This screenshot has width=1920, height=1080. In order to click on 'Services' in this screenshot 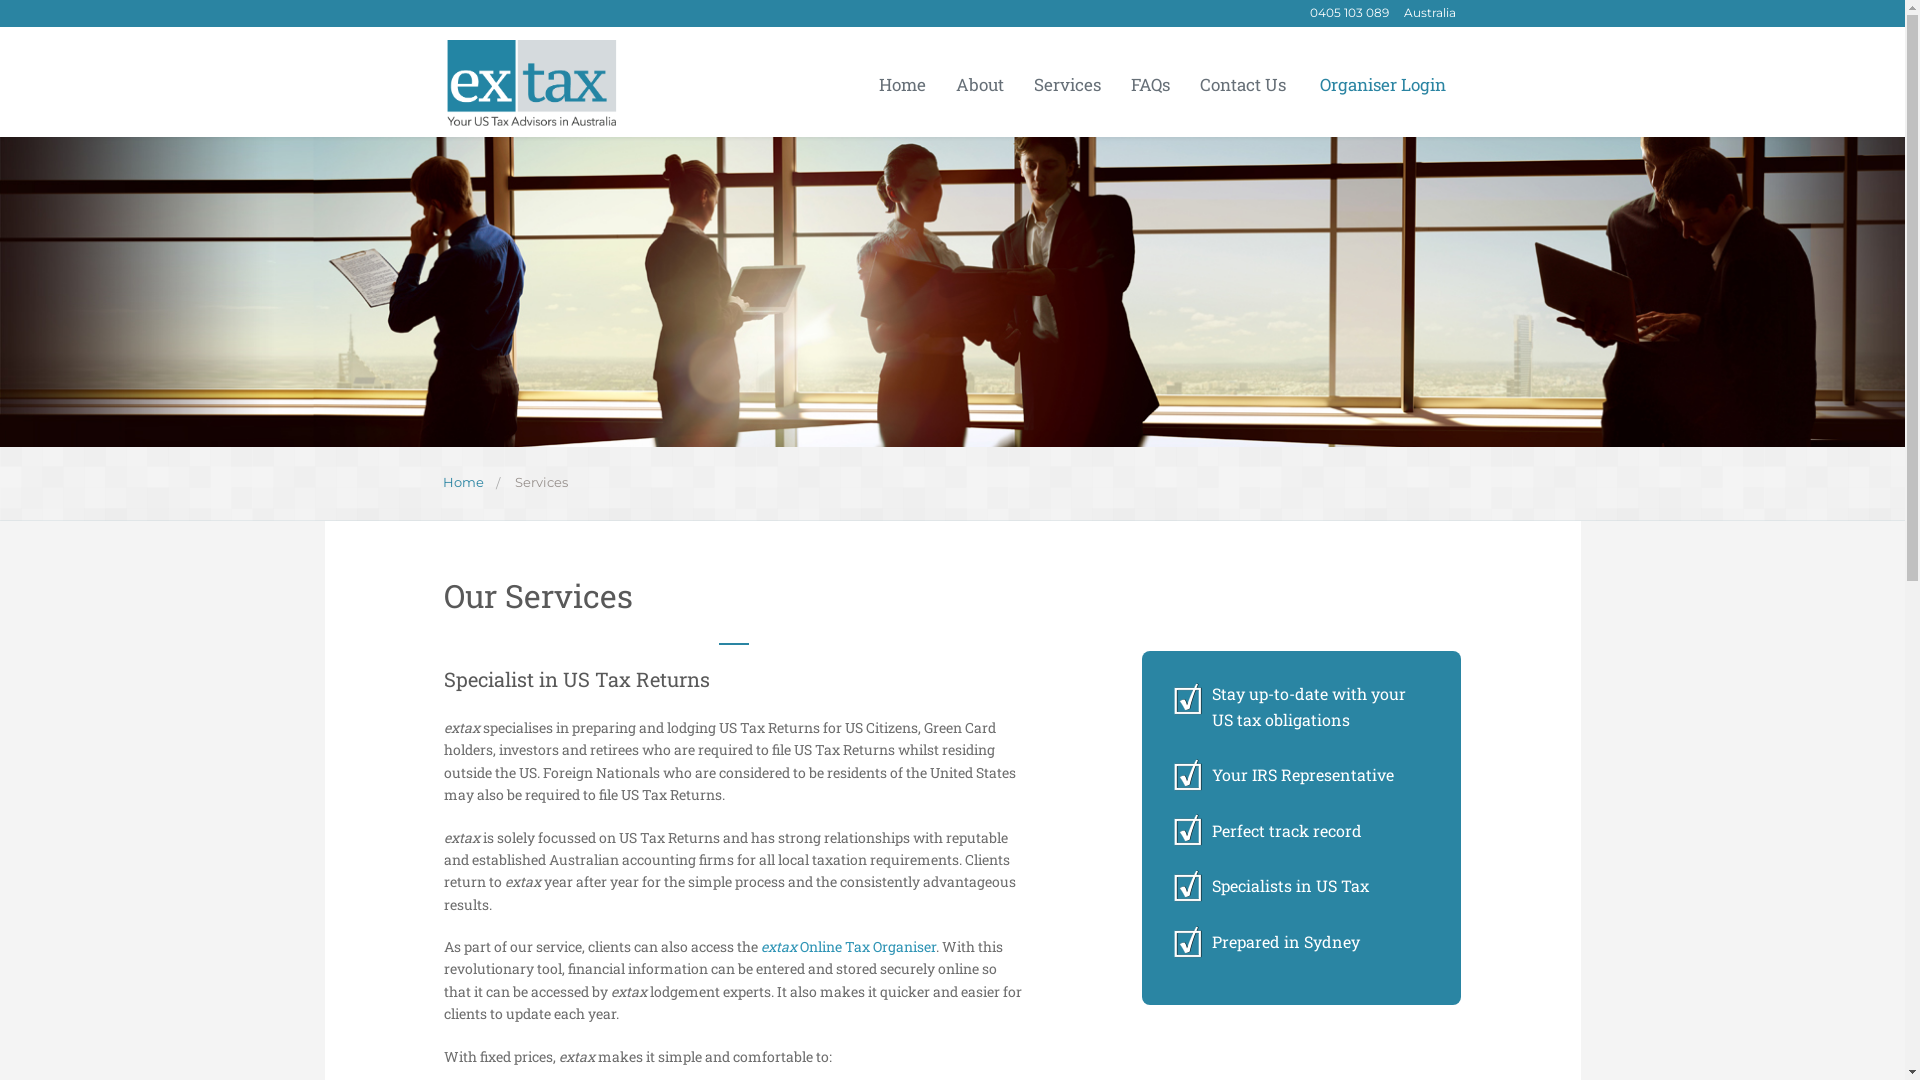, I will do `click(541, 482)`.